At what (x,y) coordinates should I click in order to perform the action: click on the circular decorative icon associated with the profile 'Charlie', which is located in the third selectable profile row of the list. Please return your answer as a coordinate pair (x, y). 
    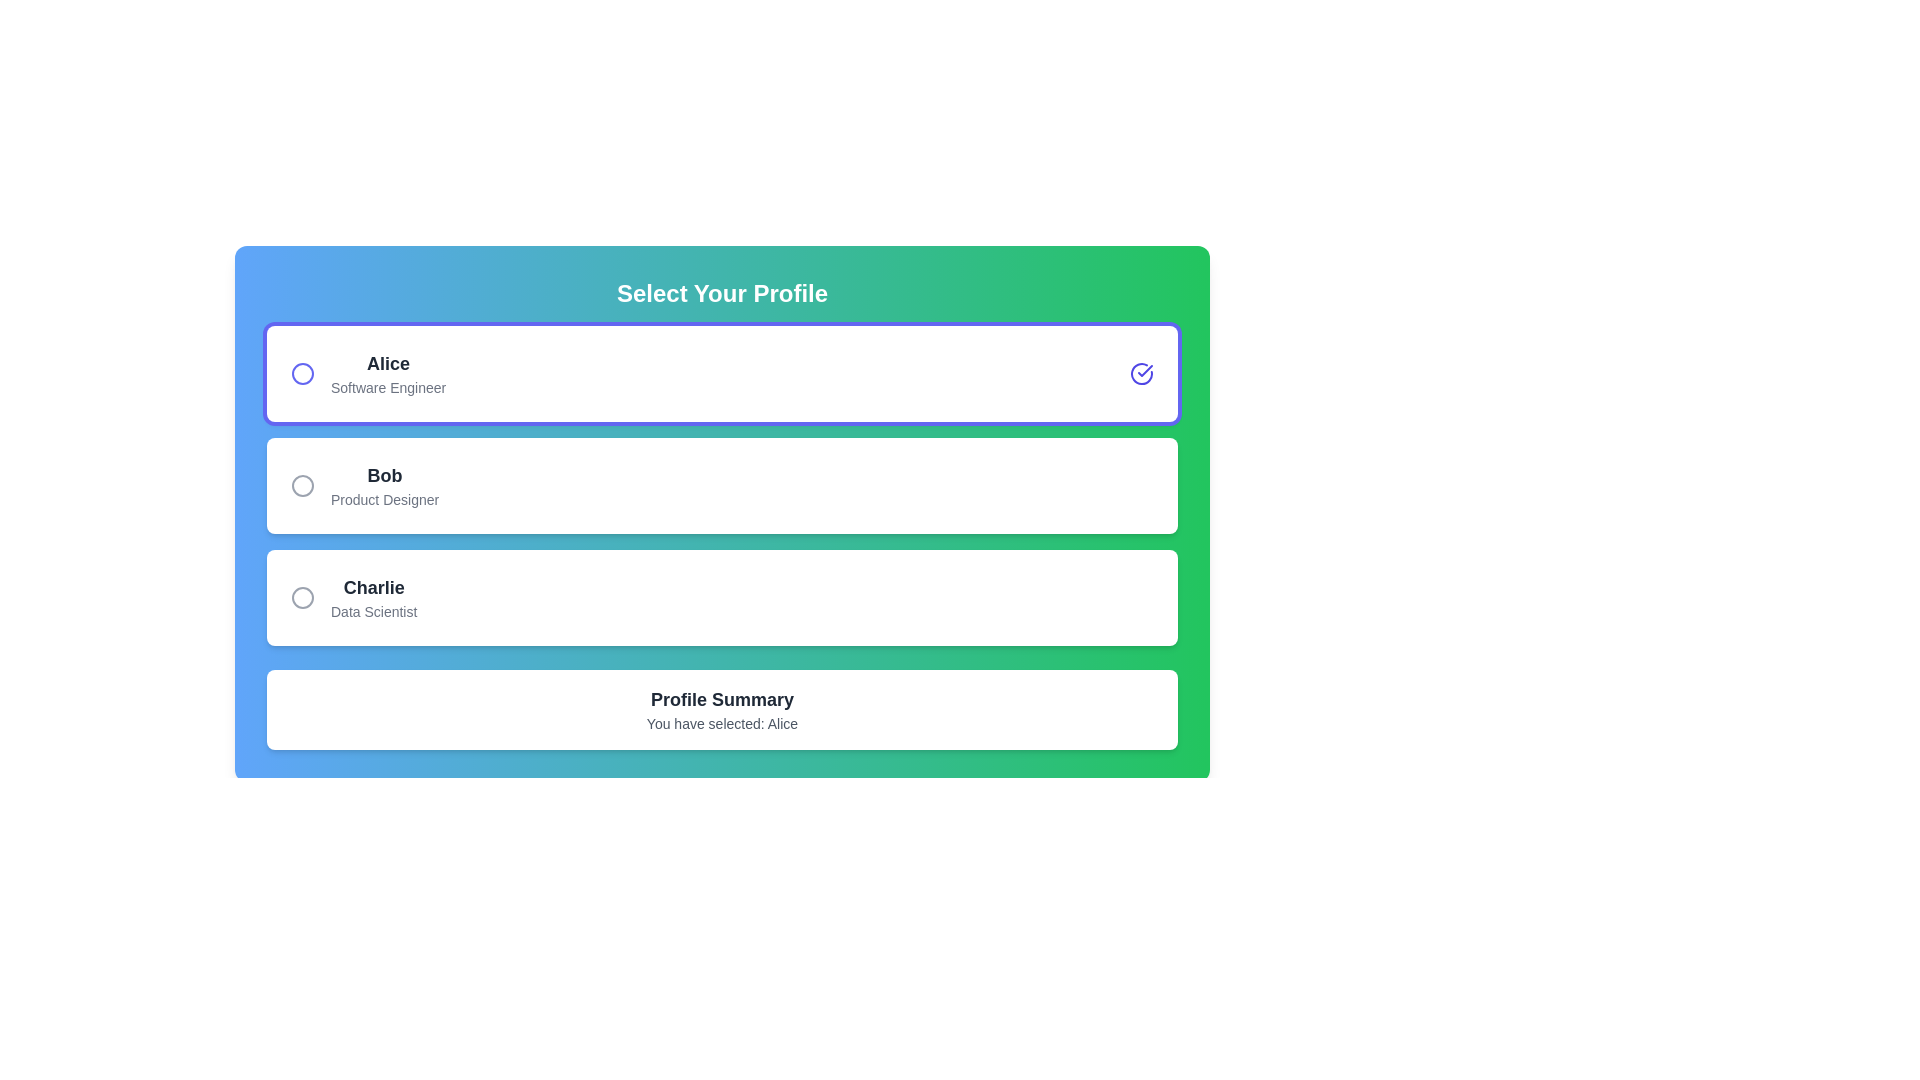
    Looking at the image, I should click on (301, 596).